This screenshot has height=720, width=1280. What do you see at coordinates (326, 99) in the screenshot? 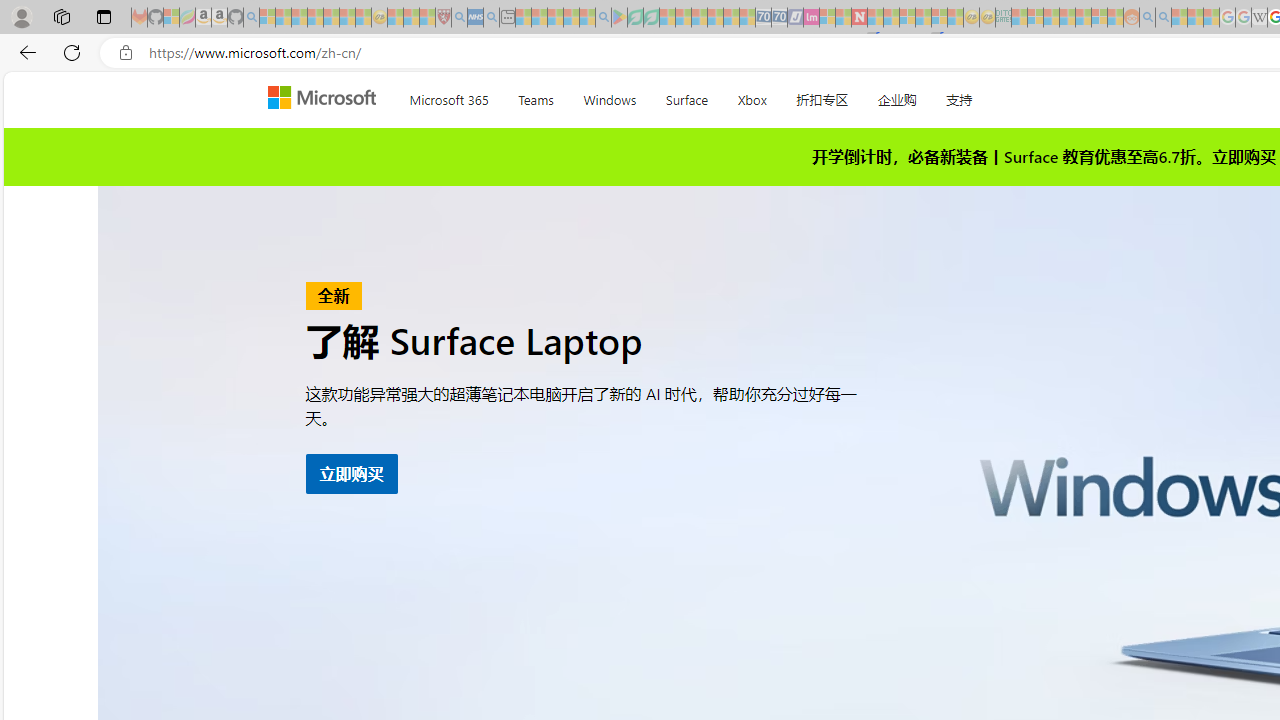
I see `'Microsoft'` at bounding box center [326, 99].